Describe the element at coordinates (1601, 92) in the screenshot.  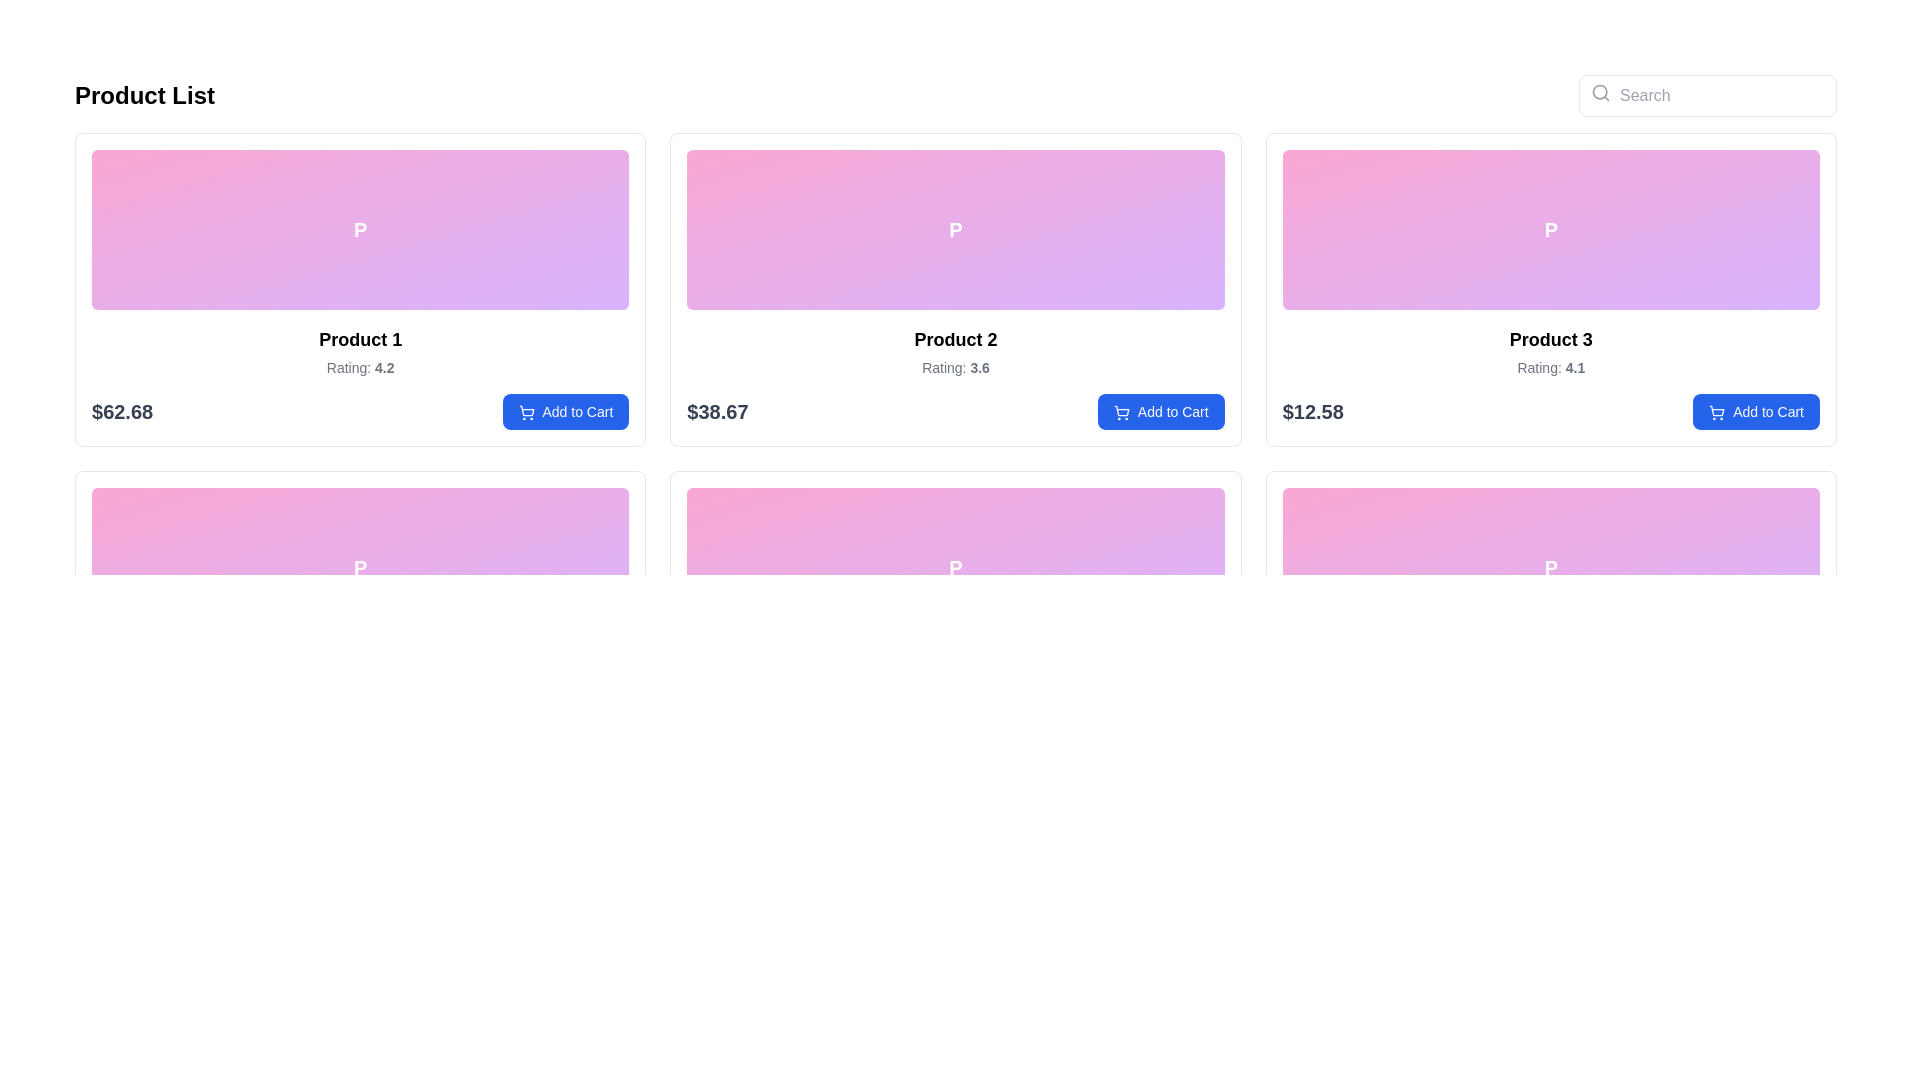
I see `the search icon represented by a gray magnifying glass symbol located on the left side of the search input field at the top-right corner of the page` at that location.